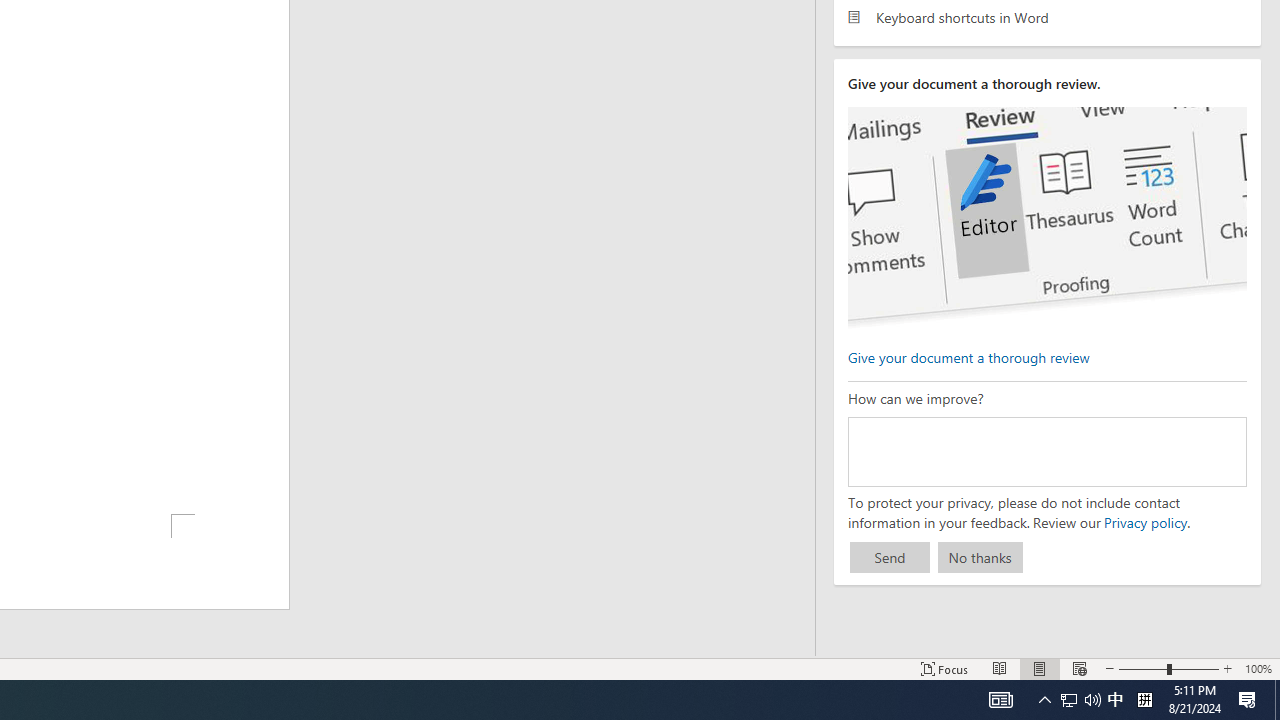 The image size is (1280, 720). Describe the element at coordinates (1046, 218) in the screenshot. I see `'editor ui screenshot'` at that location.